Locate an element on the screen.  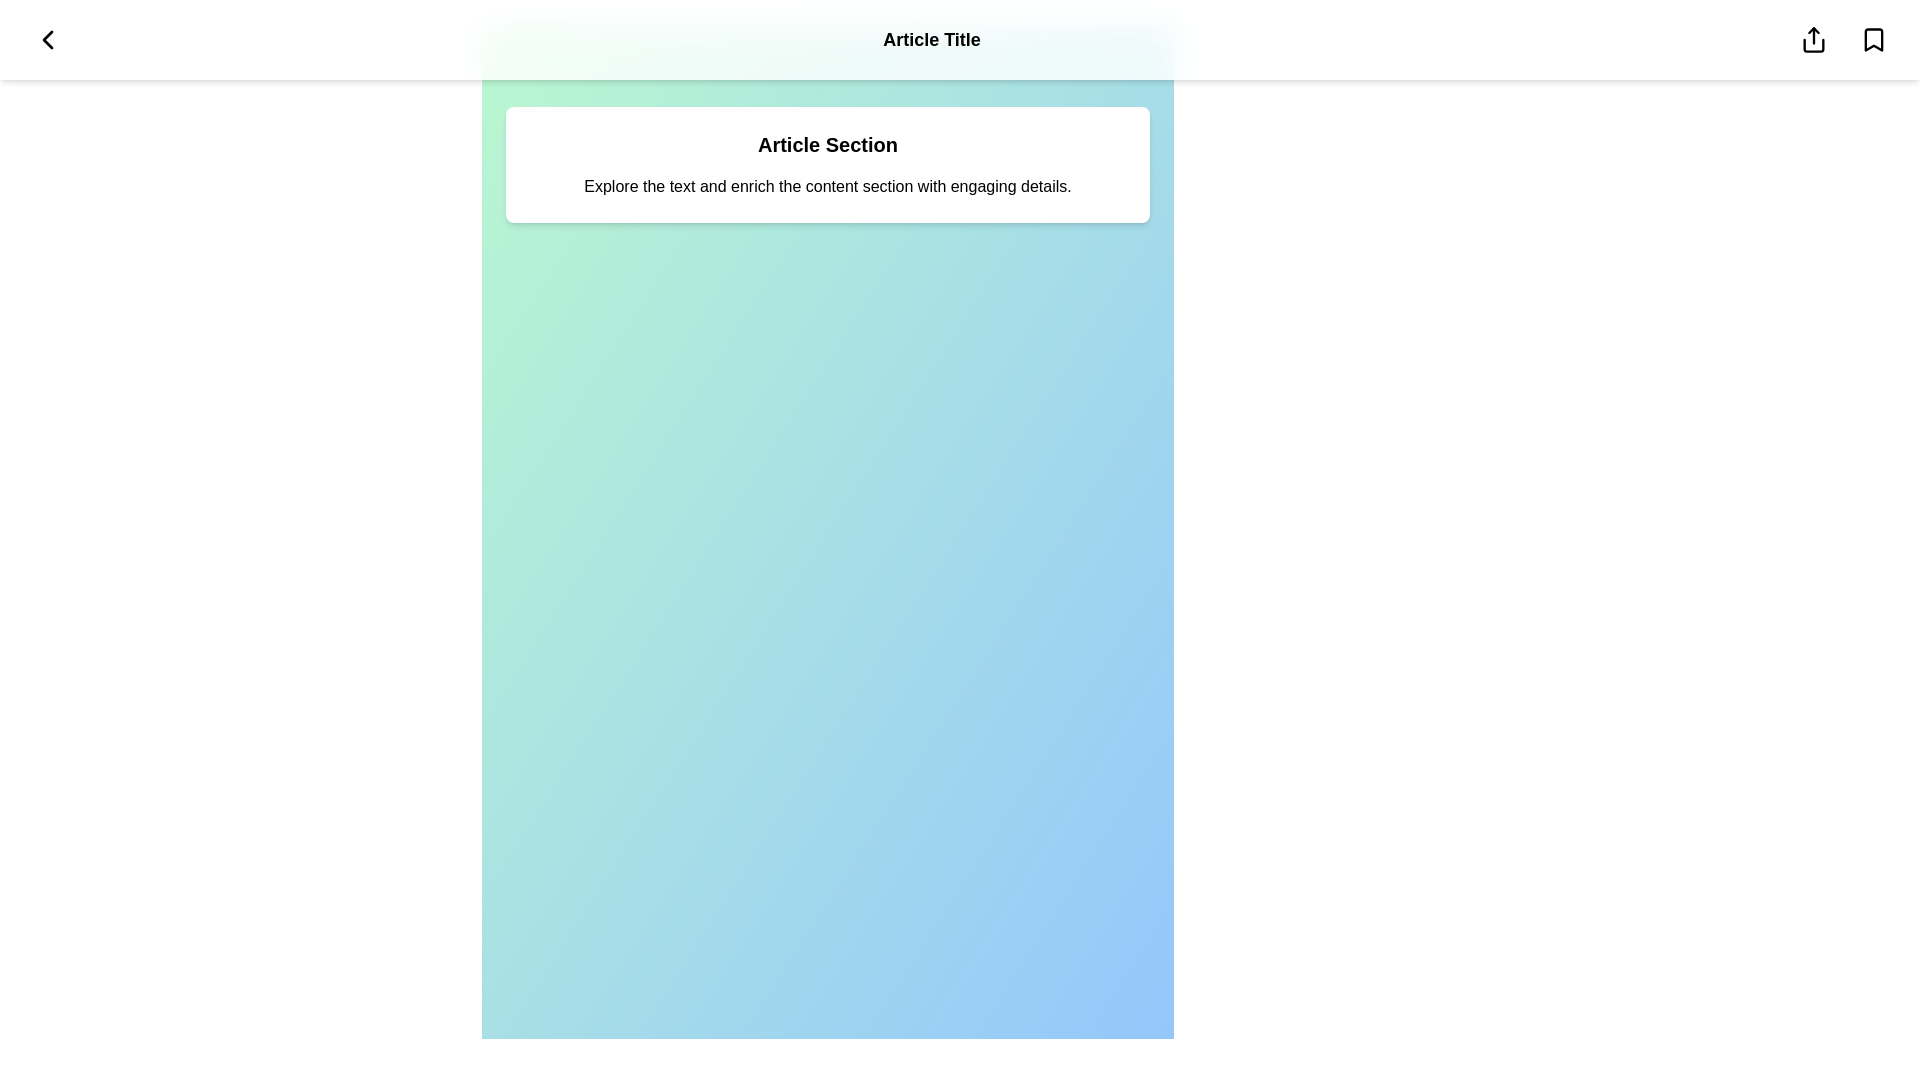
the back button to navigate to the previous screen is located at coordinates (48, 39).